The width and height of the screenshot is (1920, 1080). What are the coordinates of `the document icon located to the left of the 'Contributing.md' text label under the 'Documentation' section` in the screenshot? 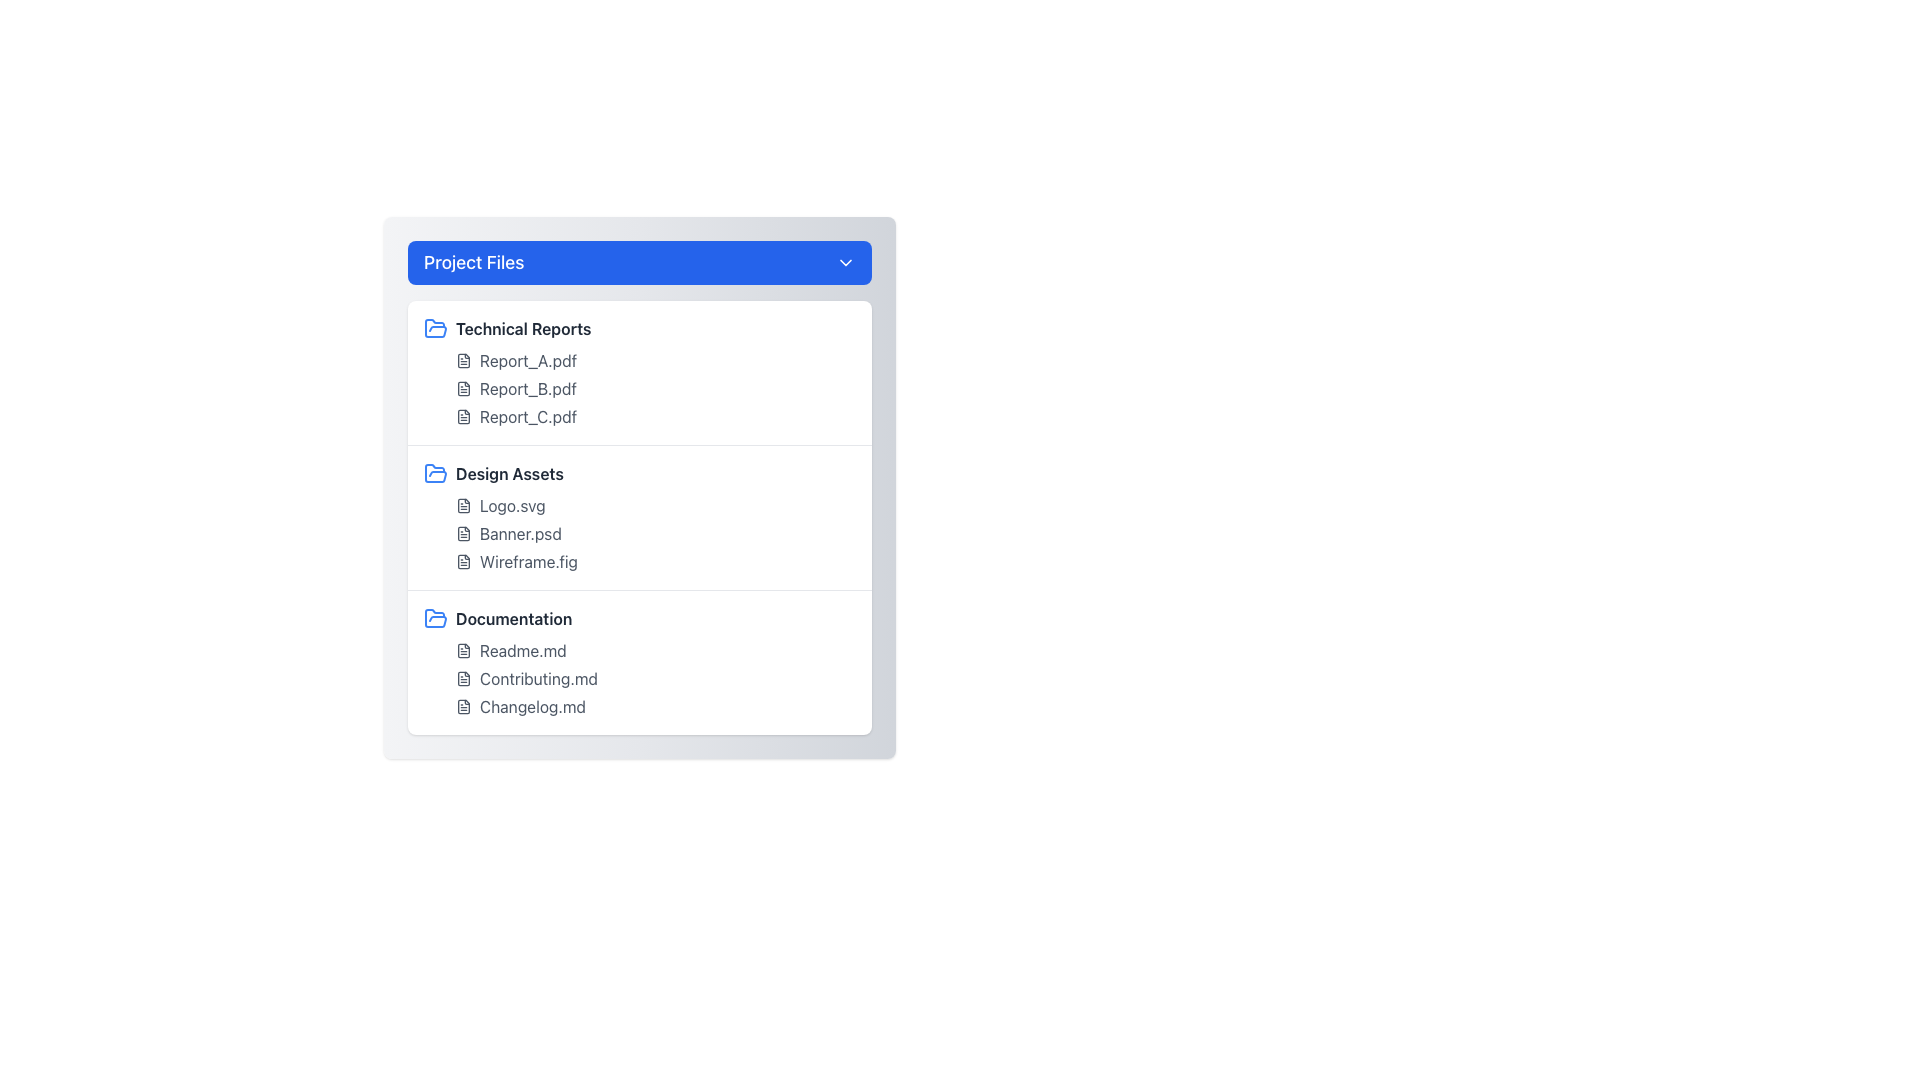 It's located at (463, 677).